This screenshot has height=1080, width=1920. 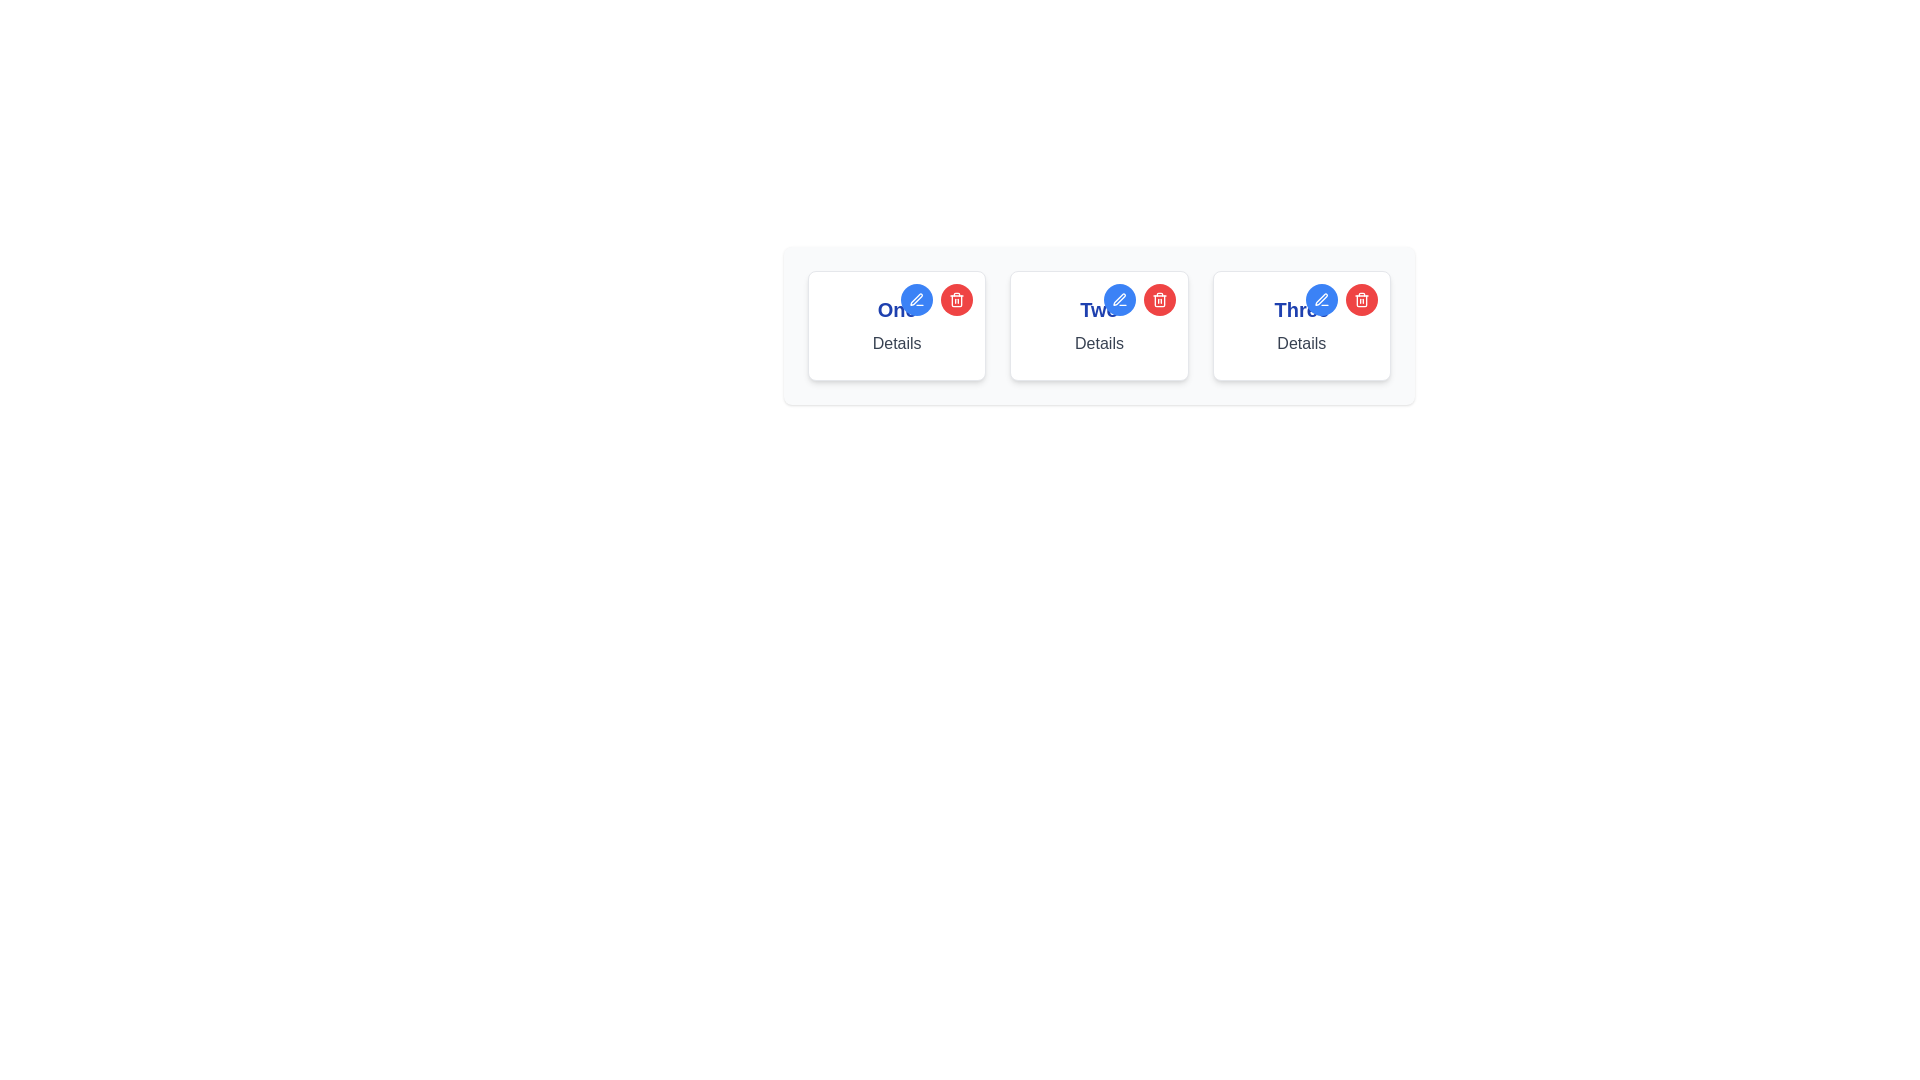 What do you see at coordinates (956, 300) in the screenshot?
I see `the trash can icon with a red circular background located in the middle card of a three-card layout, adjacent` at bounding box center [956, 300].